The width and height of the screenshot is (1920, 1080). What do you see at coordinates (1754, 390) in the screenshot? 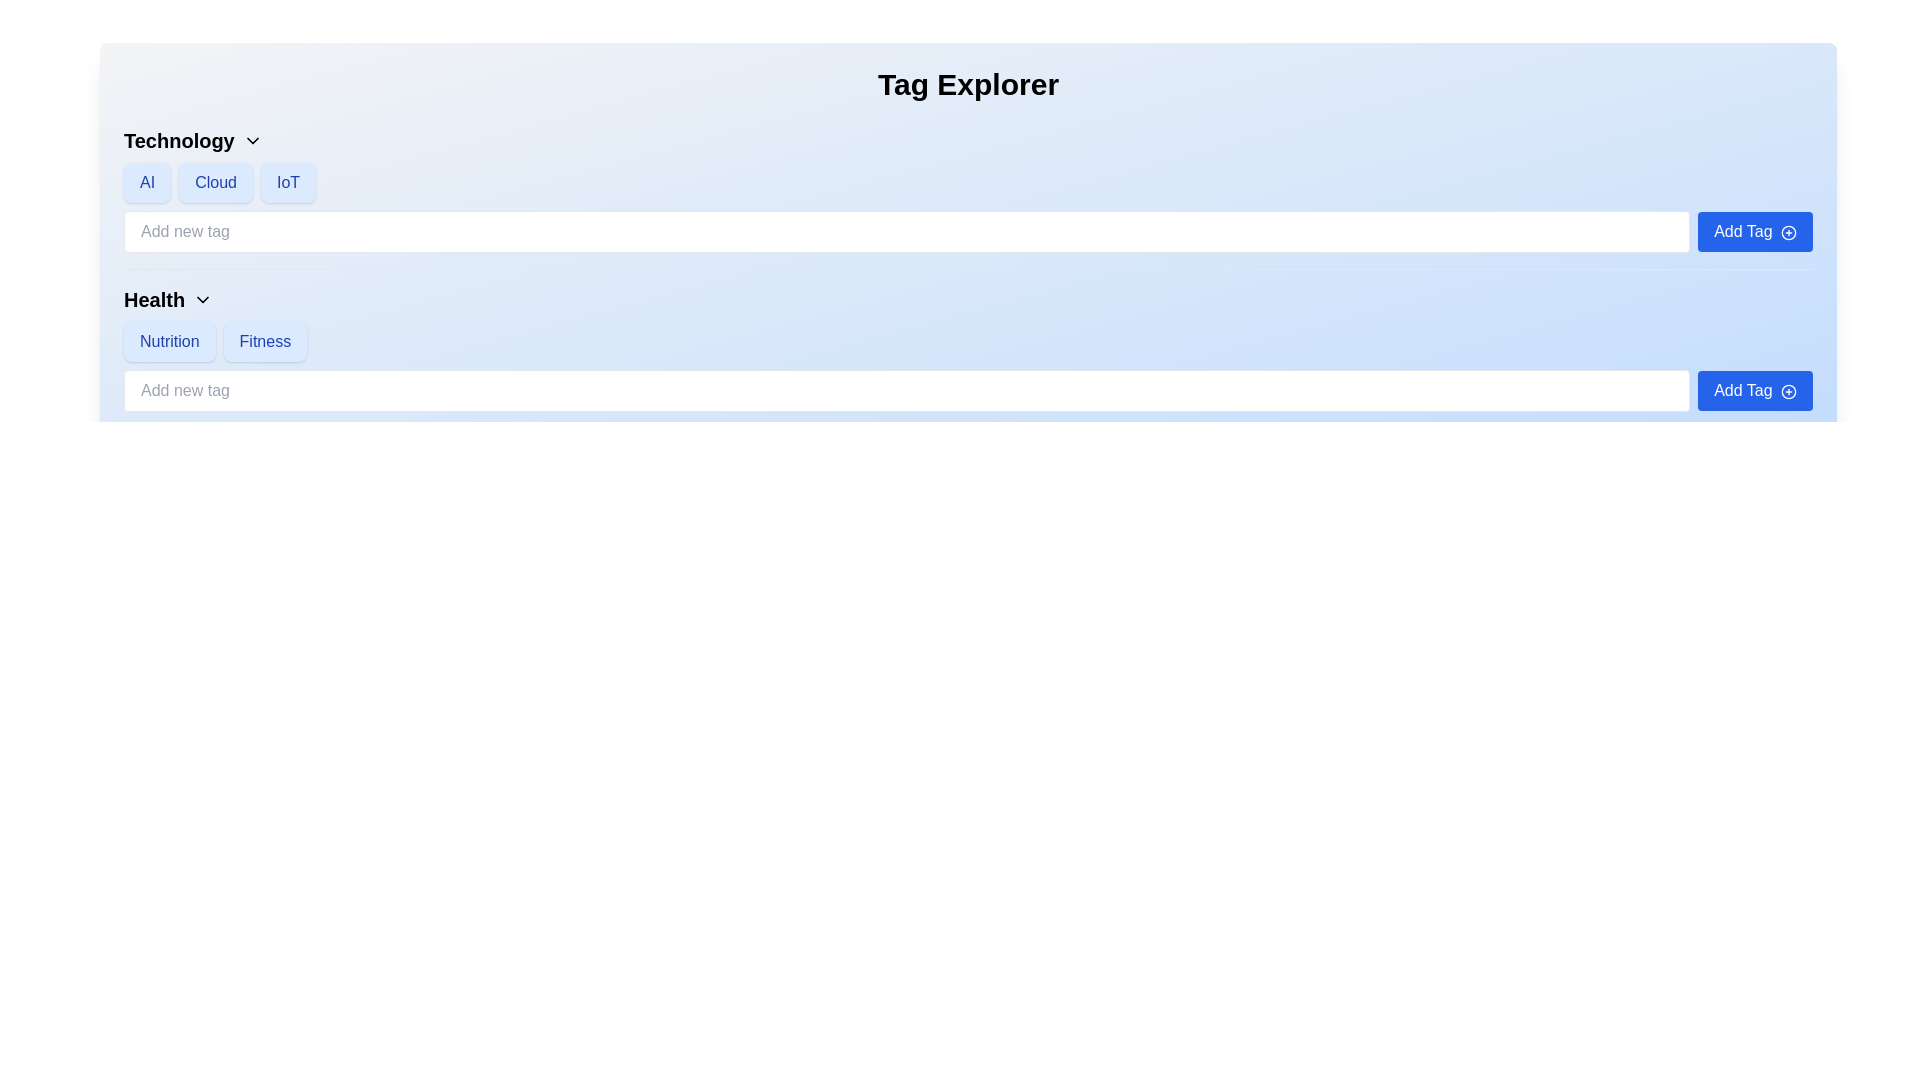
I see `the button located at the far right of the input field` at bounding box center [1754, 390].